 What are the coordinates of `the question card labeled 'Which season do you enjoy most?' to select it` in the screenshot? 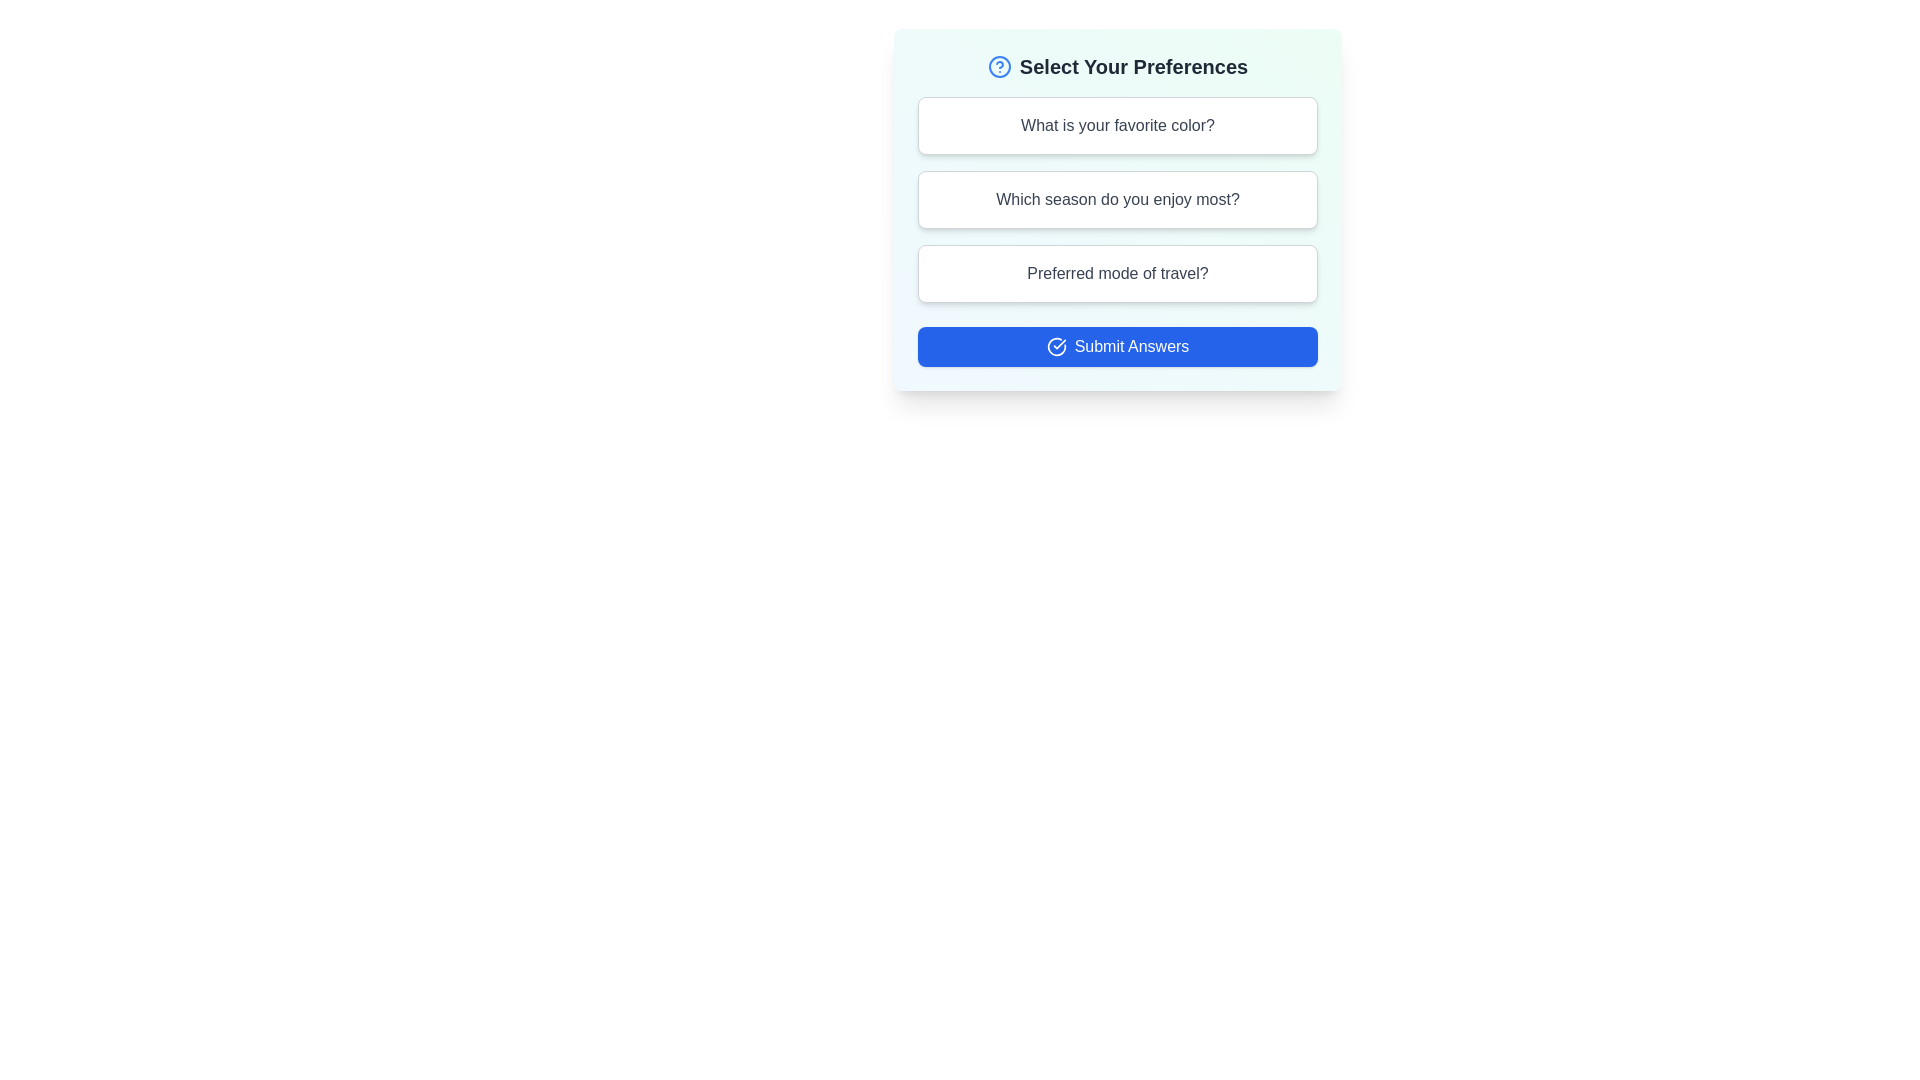 It's located at (1117, 200).